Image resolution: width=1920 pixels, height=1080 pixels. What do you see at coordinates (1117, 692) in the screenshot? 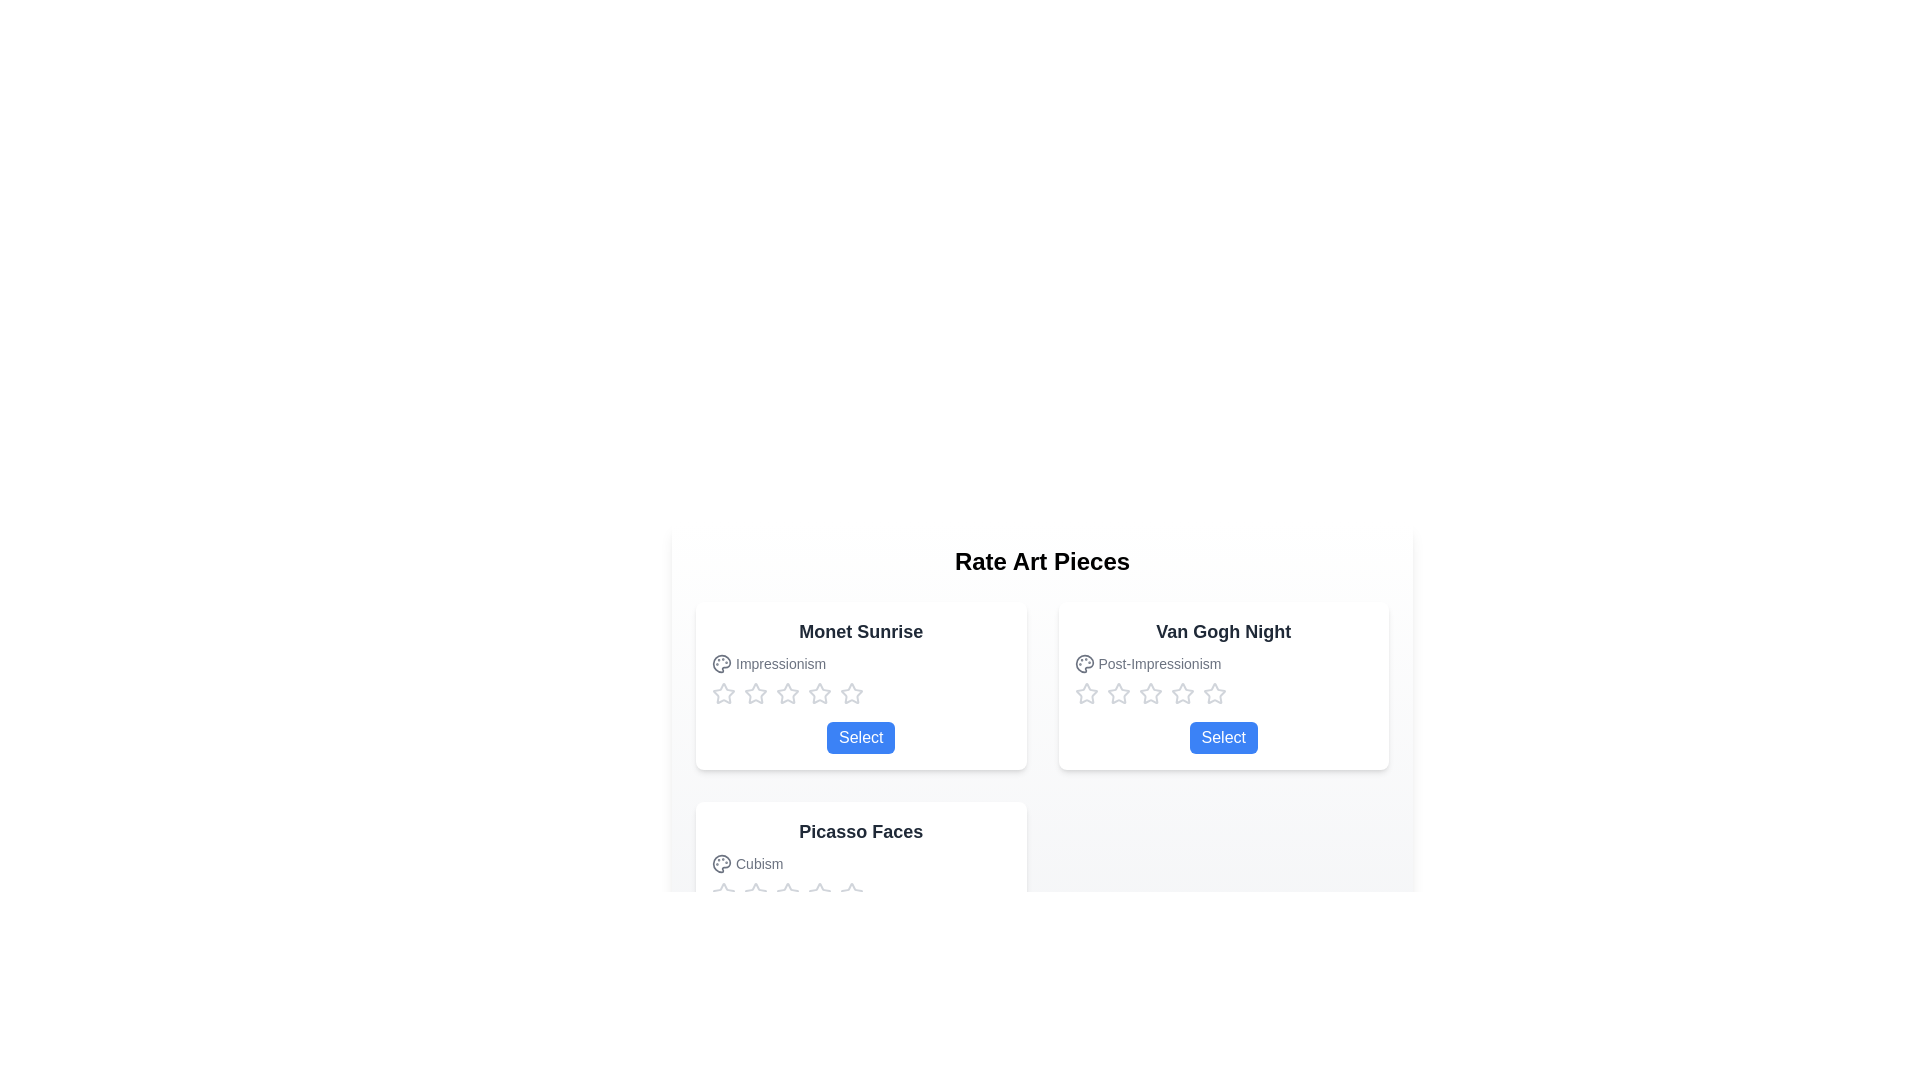
I see `the first rating star icon for the 'Van Gogh Night' artwork to set a rating of one` at bounding box center [1117, 692].